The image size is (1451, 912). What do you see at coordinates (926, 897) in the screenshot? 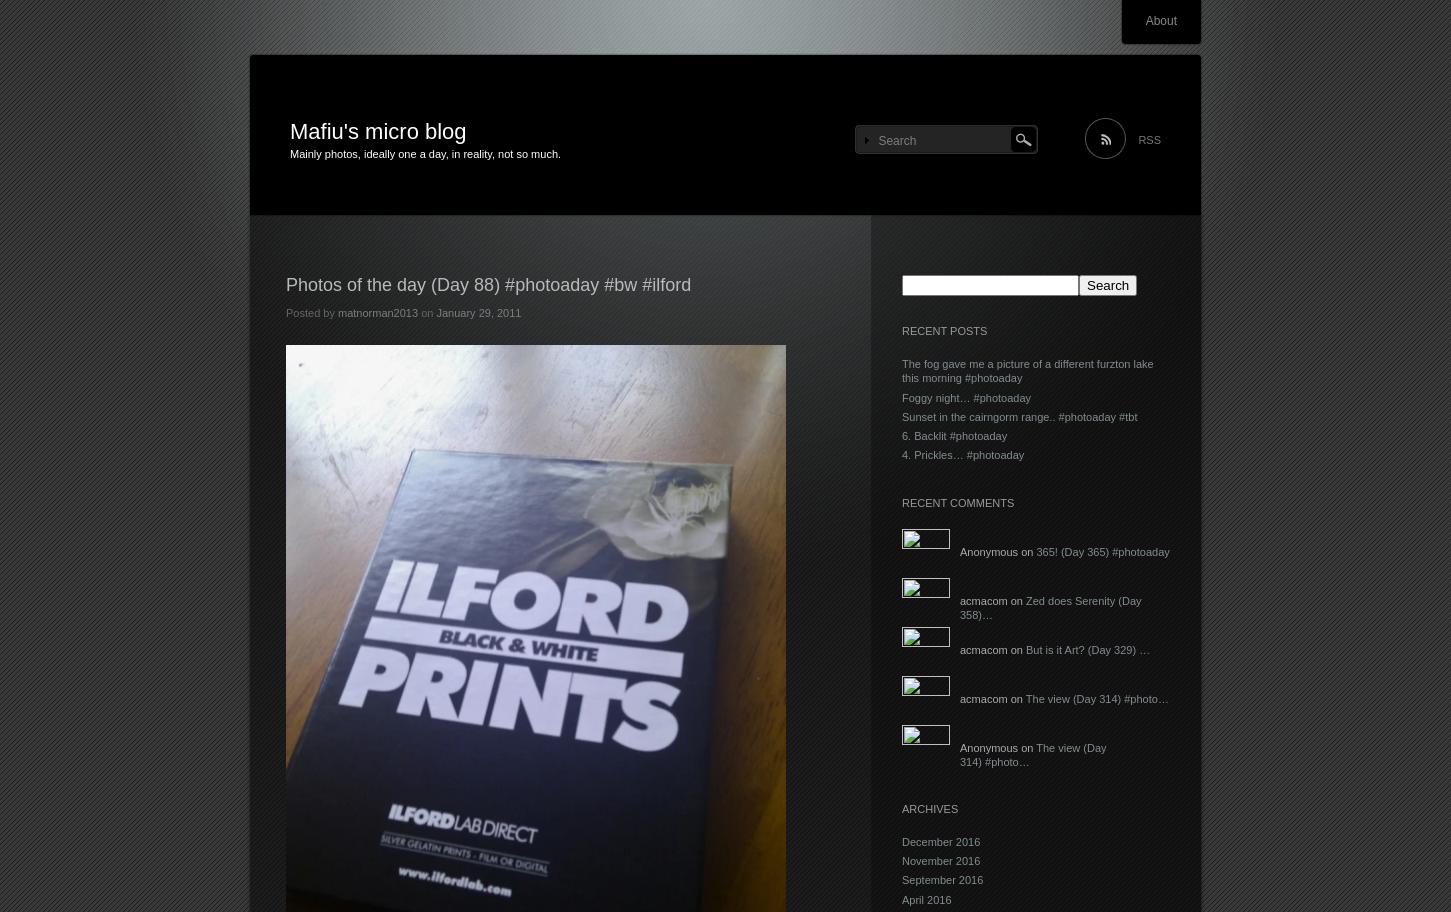
I see `'April 2016'` at bounding box center [926, 897].